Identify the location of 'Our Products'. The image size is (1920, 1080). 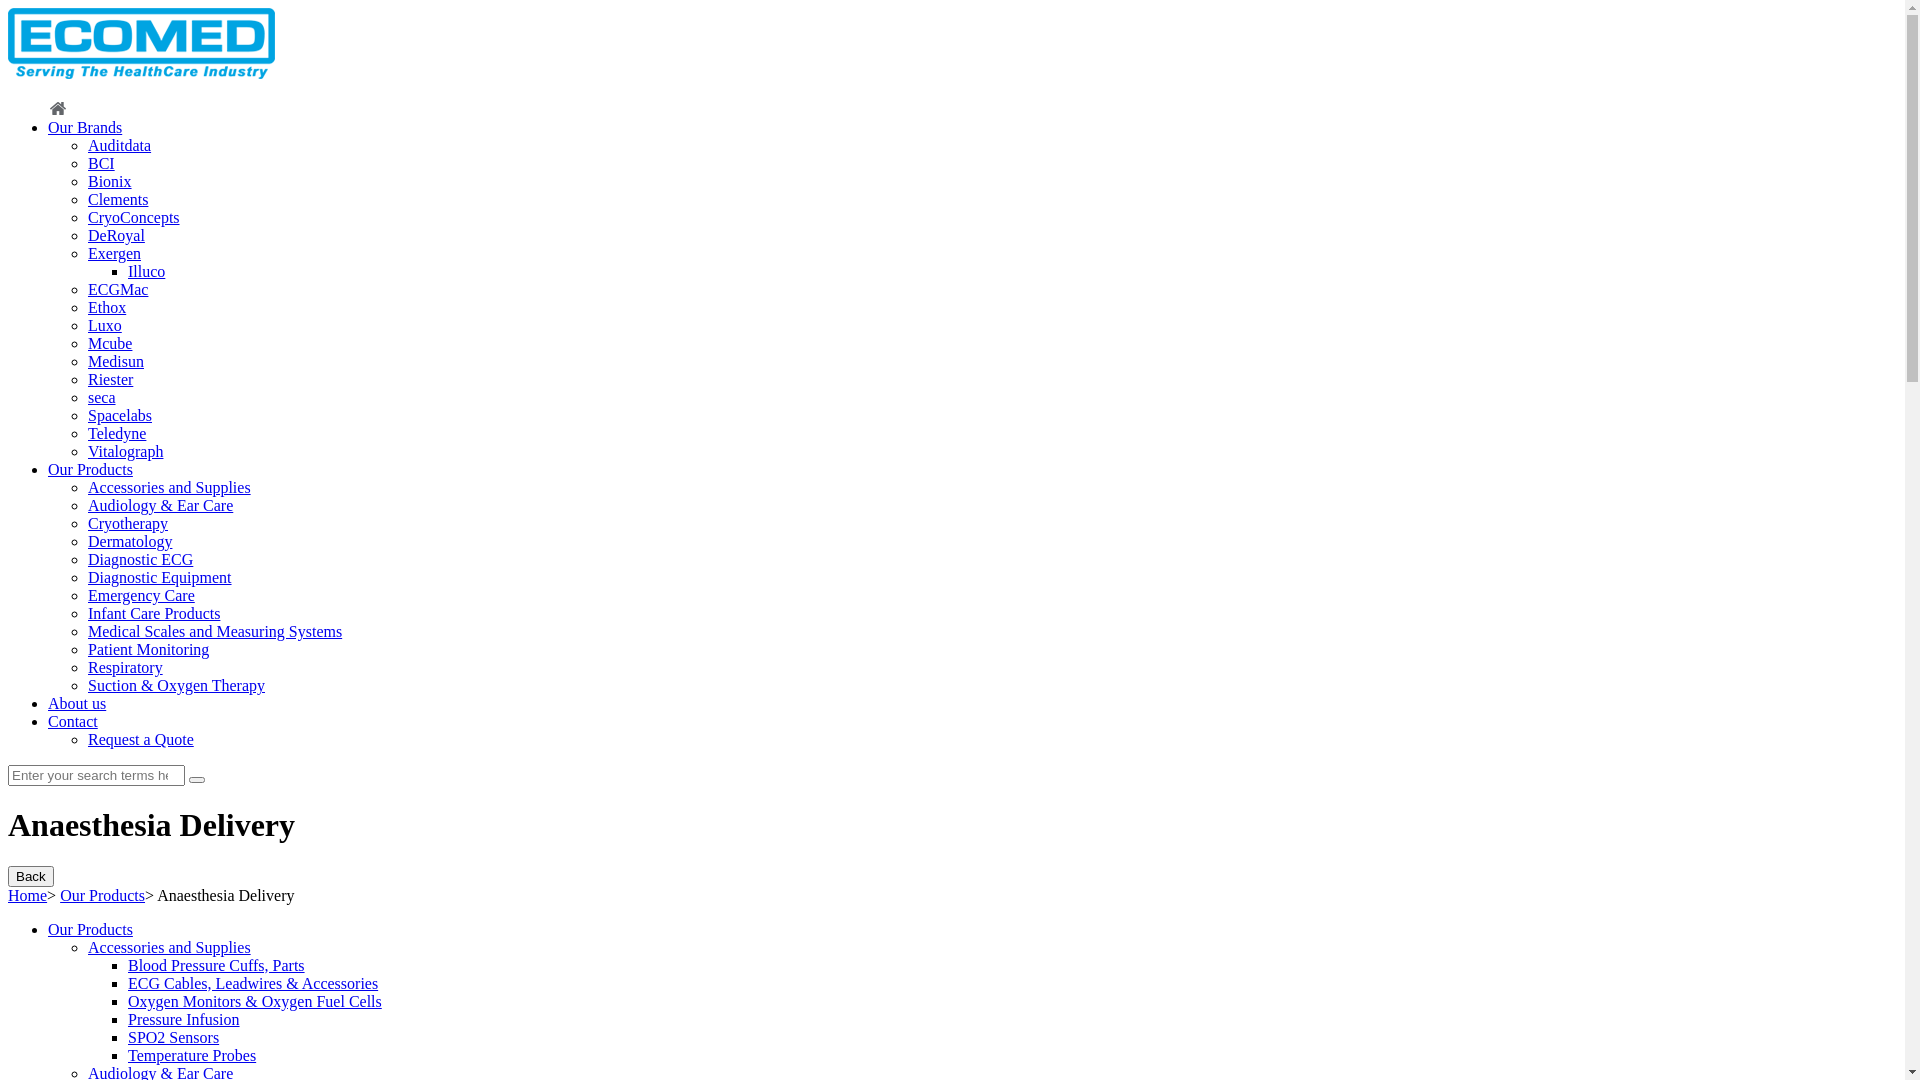
(101, 894).